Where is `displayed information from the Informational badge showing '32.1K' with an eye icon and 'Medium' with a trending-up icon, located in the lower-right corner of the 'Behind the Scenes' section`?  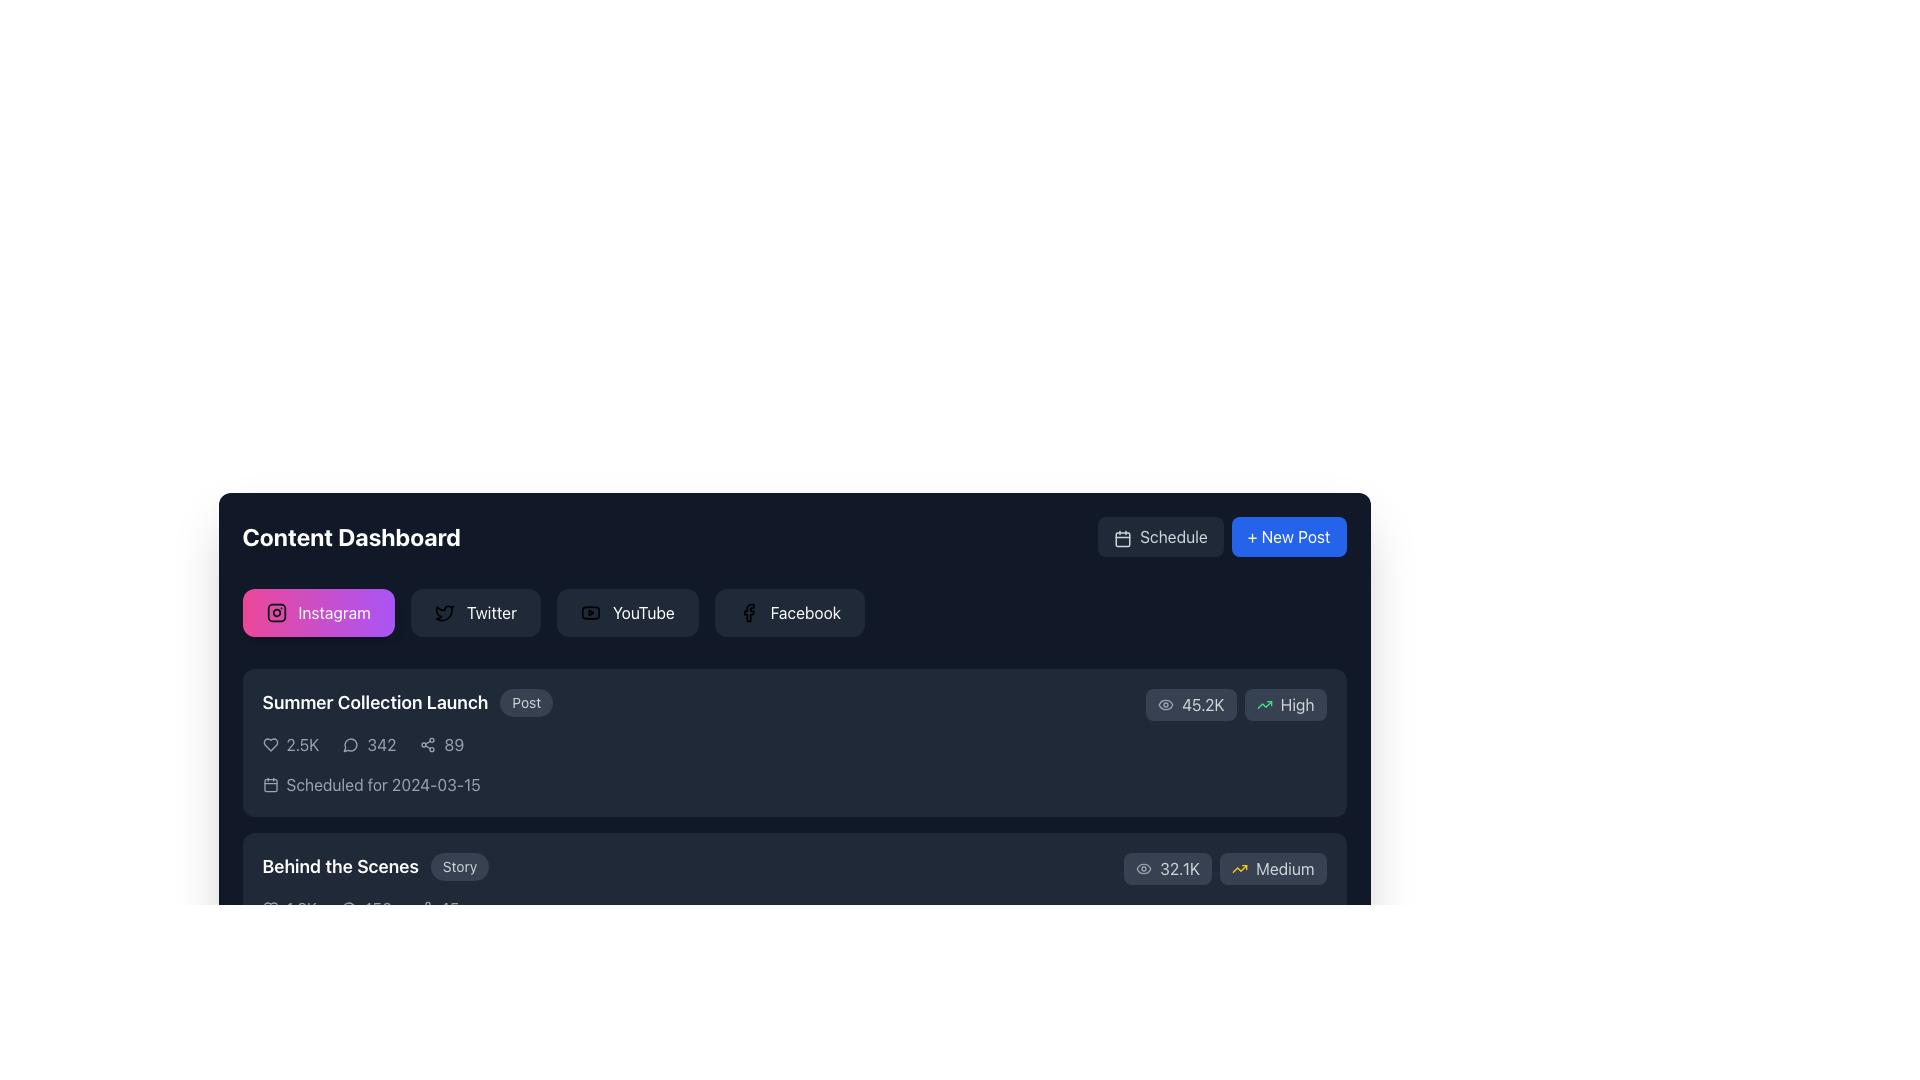 displayed information from the Informational badge showing '32.1K' with an eye icon and 'Medium' with a trending-up icon, located in the lower-right corner of the 'Behind the Scenes' section is located at coordinates (1224, 867).